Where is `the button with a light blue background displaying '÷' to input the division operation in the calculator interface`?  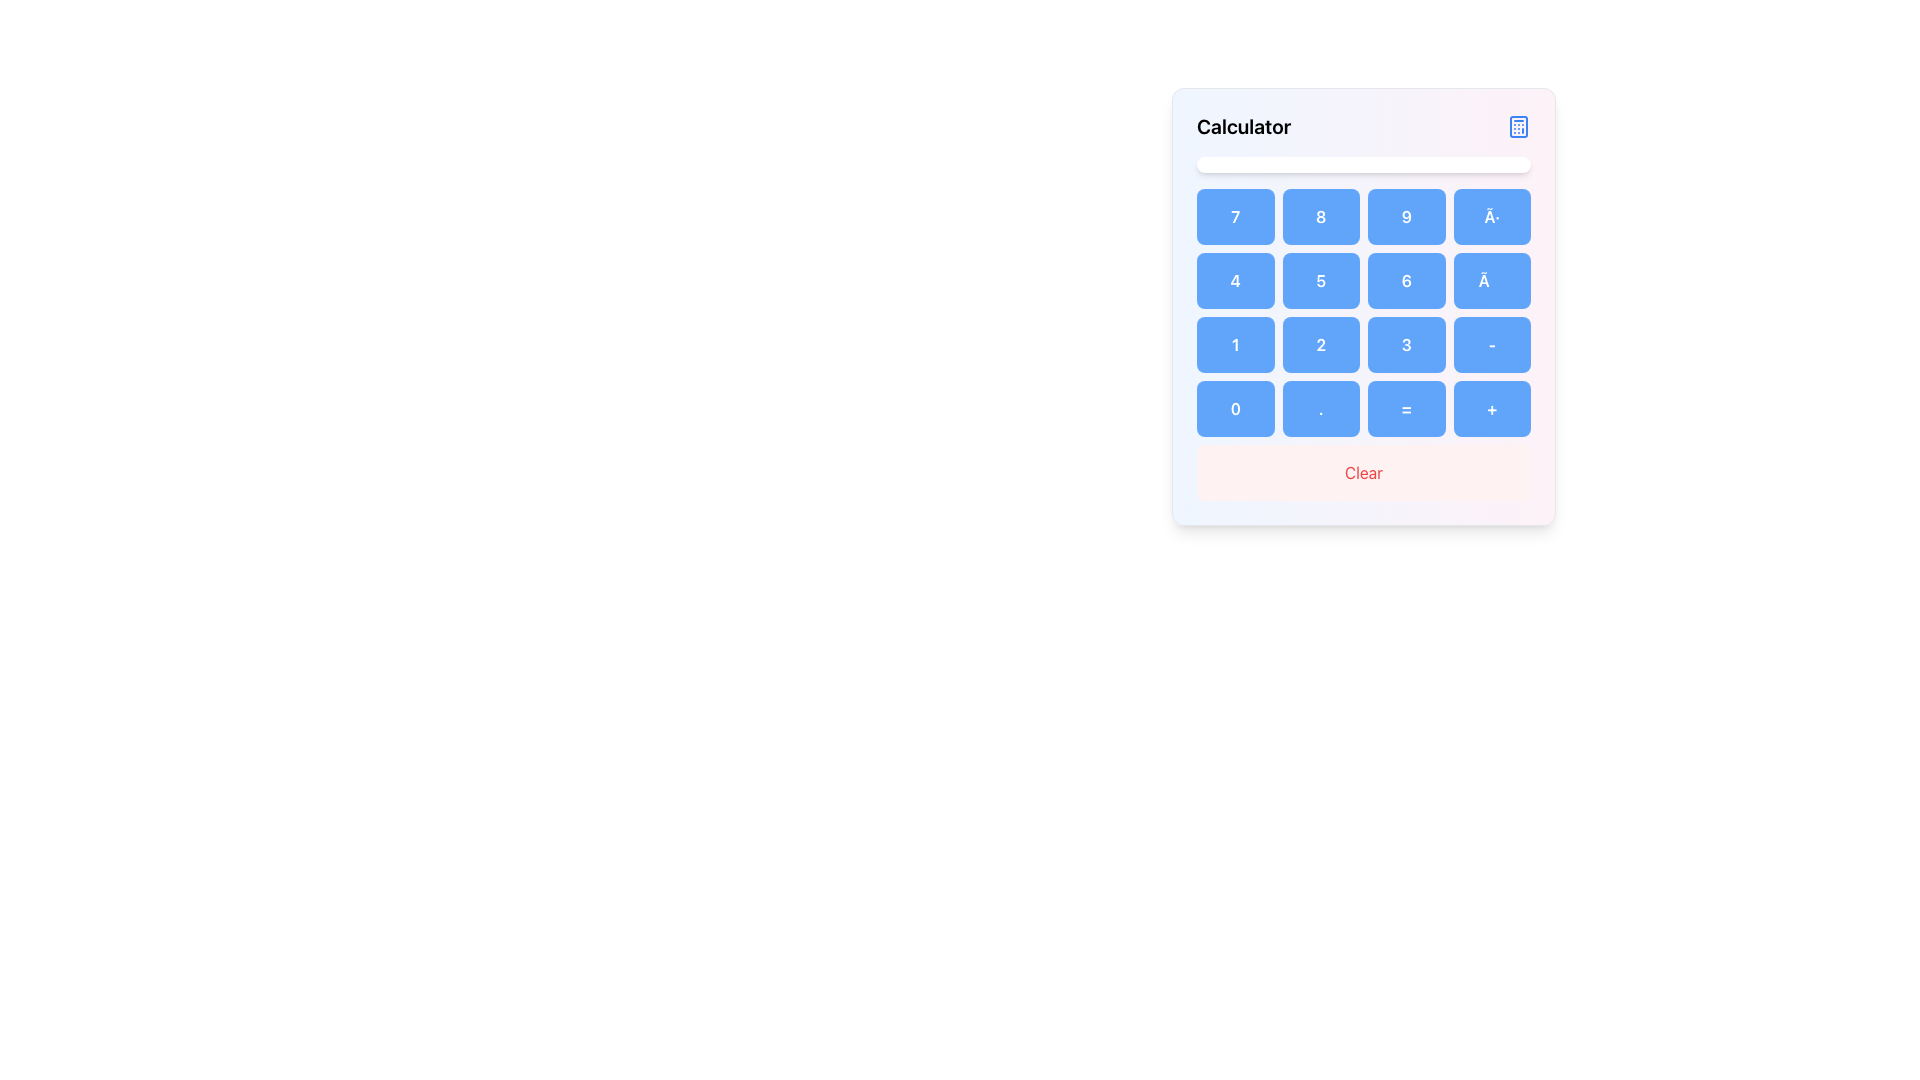 the button with a light blue background displaying '÷' to input the division operation in the calculator interface is located at coordinates (1492, 216).